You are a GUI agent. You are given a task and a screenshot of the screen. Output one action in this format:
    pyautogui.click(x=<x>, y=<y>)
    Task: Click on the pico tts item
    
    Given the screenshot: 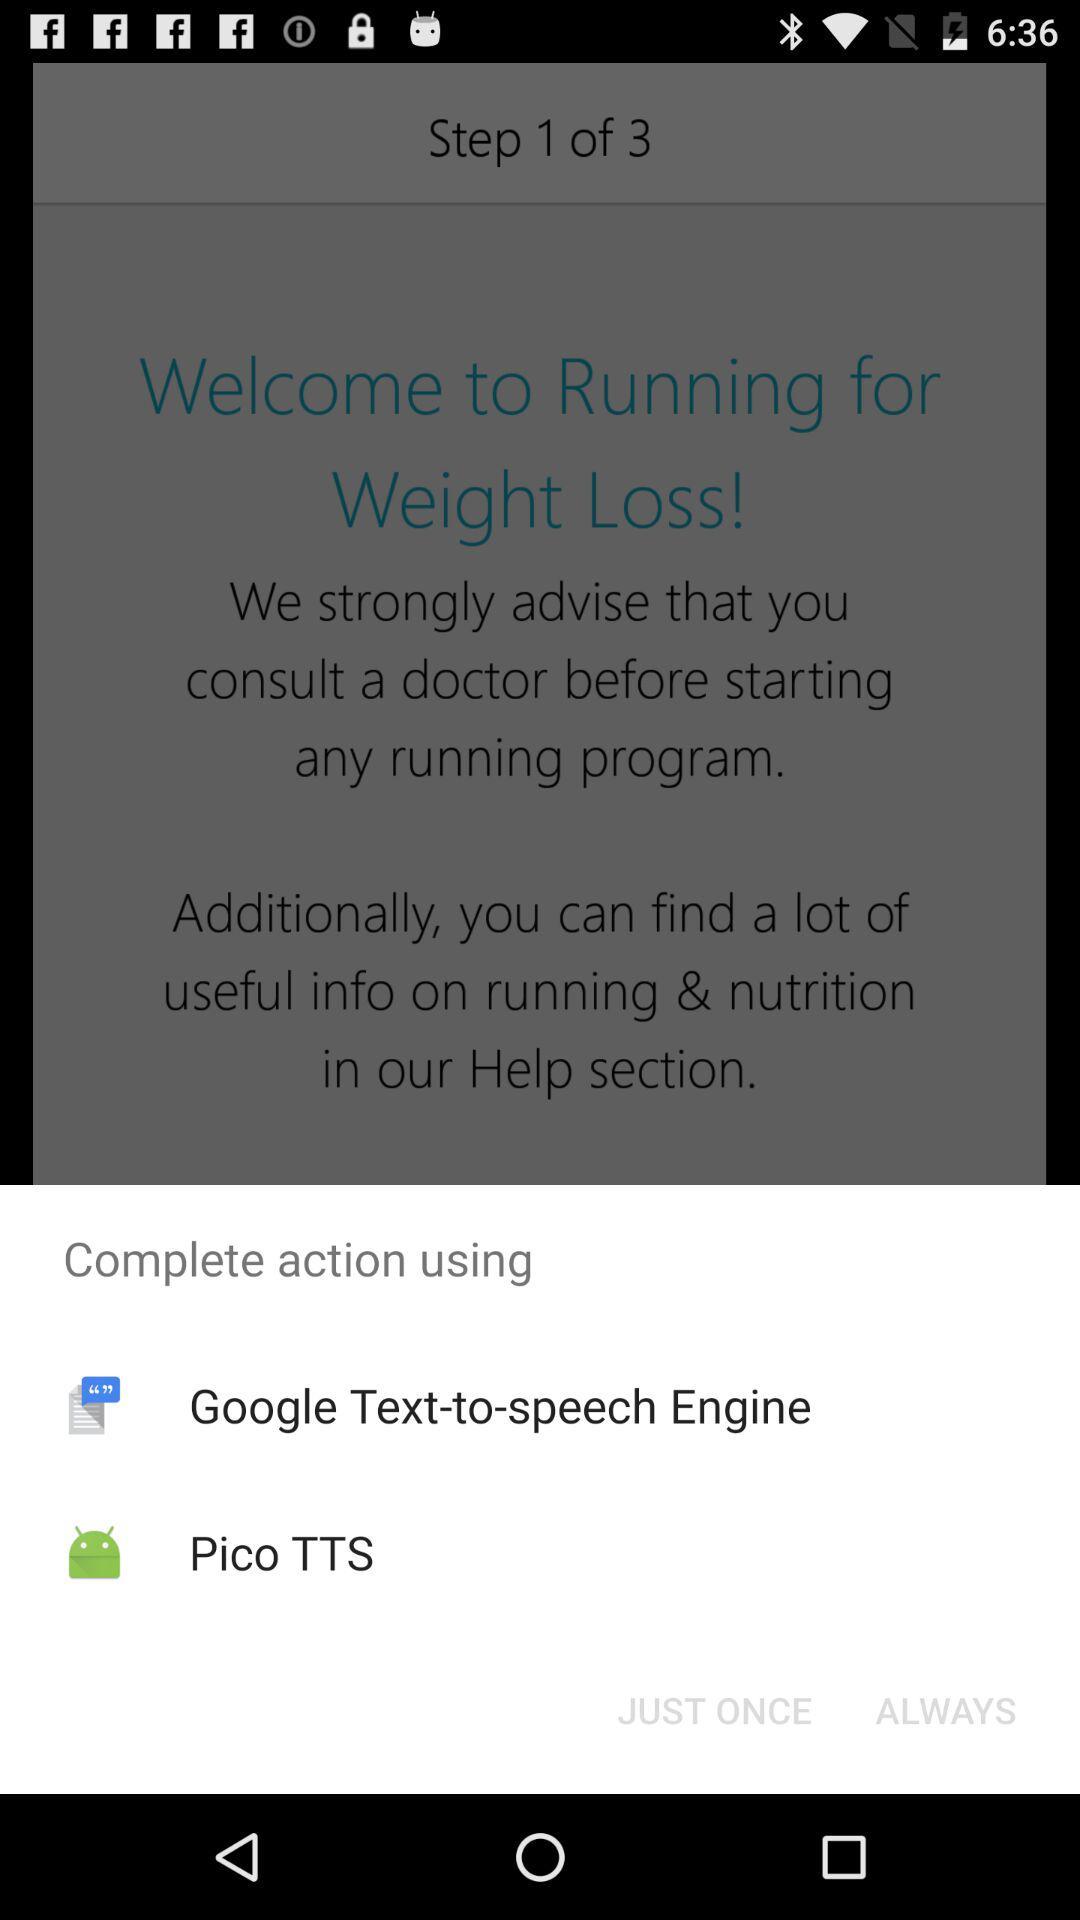 What is the action you would take?
    pyautogui.click(x=281, y=1551)
    